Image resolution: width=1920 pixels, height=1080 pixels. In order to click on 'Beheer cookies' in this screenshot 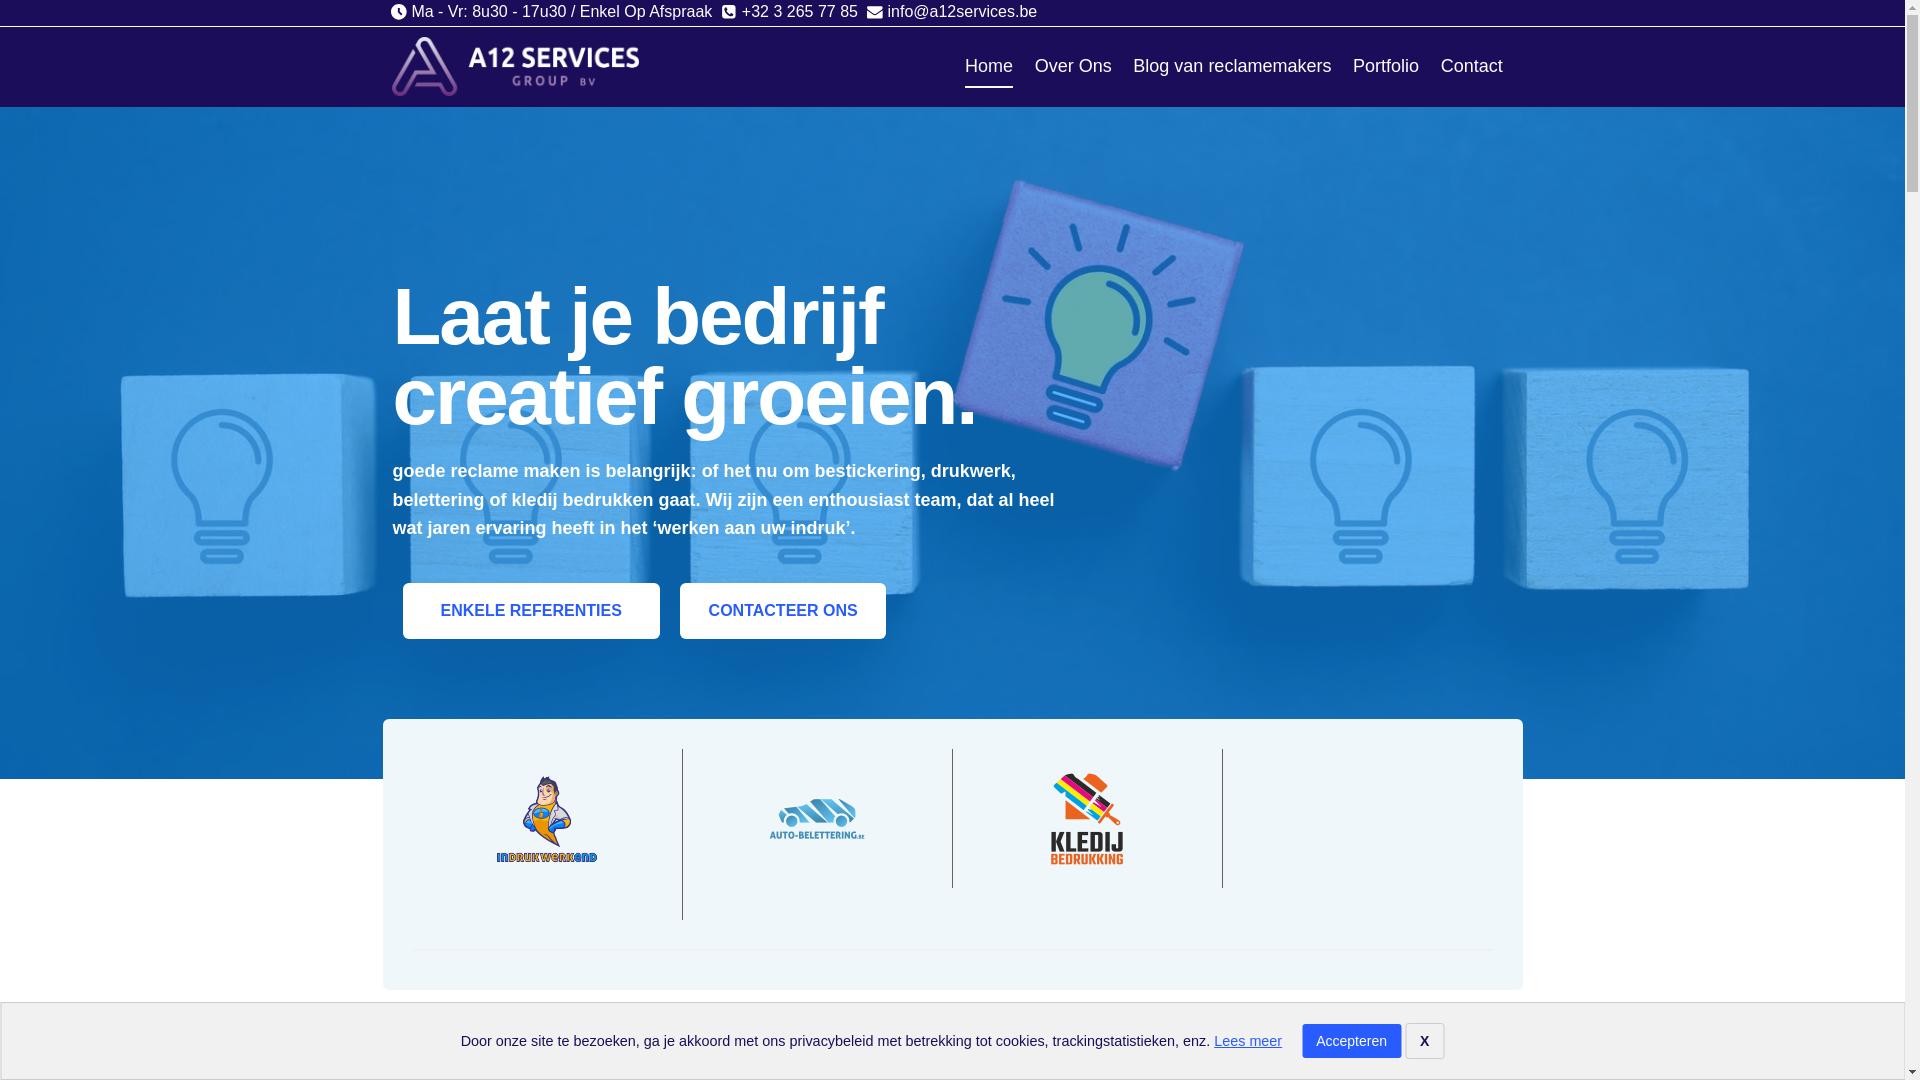, I will do `click(81, 1041)`.